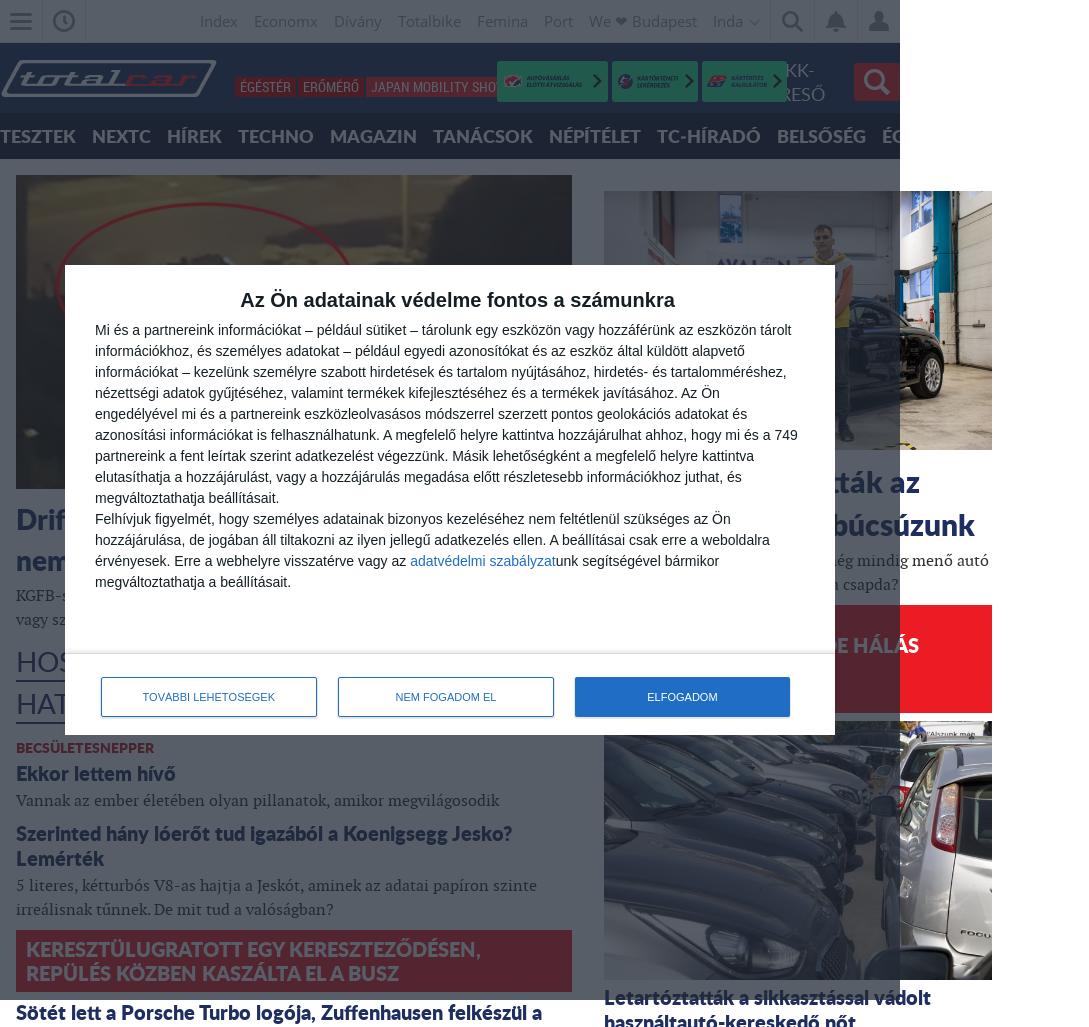 Image resolution: width=1089 pixels, height=1027 pixels. Describe the element at coordinates (791, 80) in the screenshot. I see `'CIKK-KERESŐ'` at that location.